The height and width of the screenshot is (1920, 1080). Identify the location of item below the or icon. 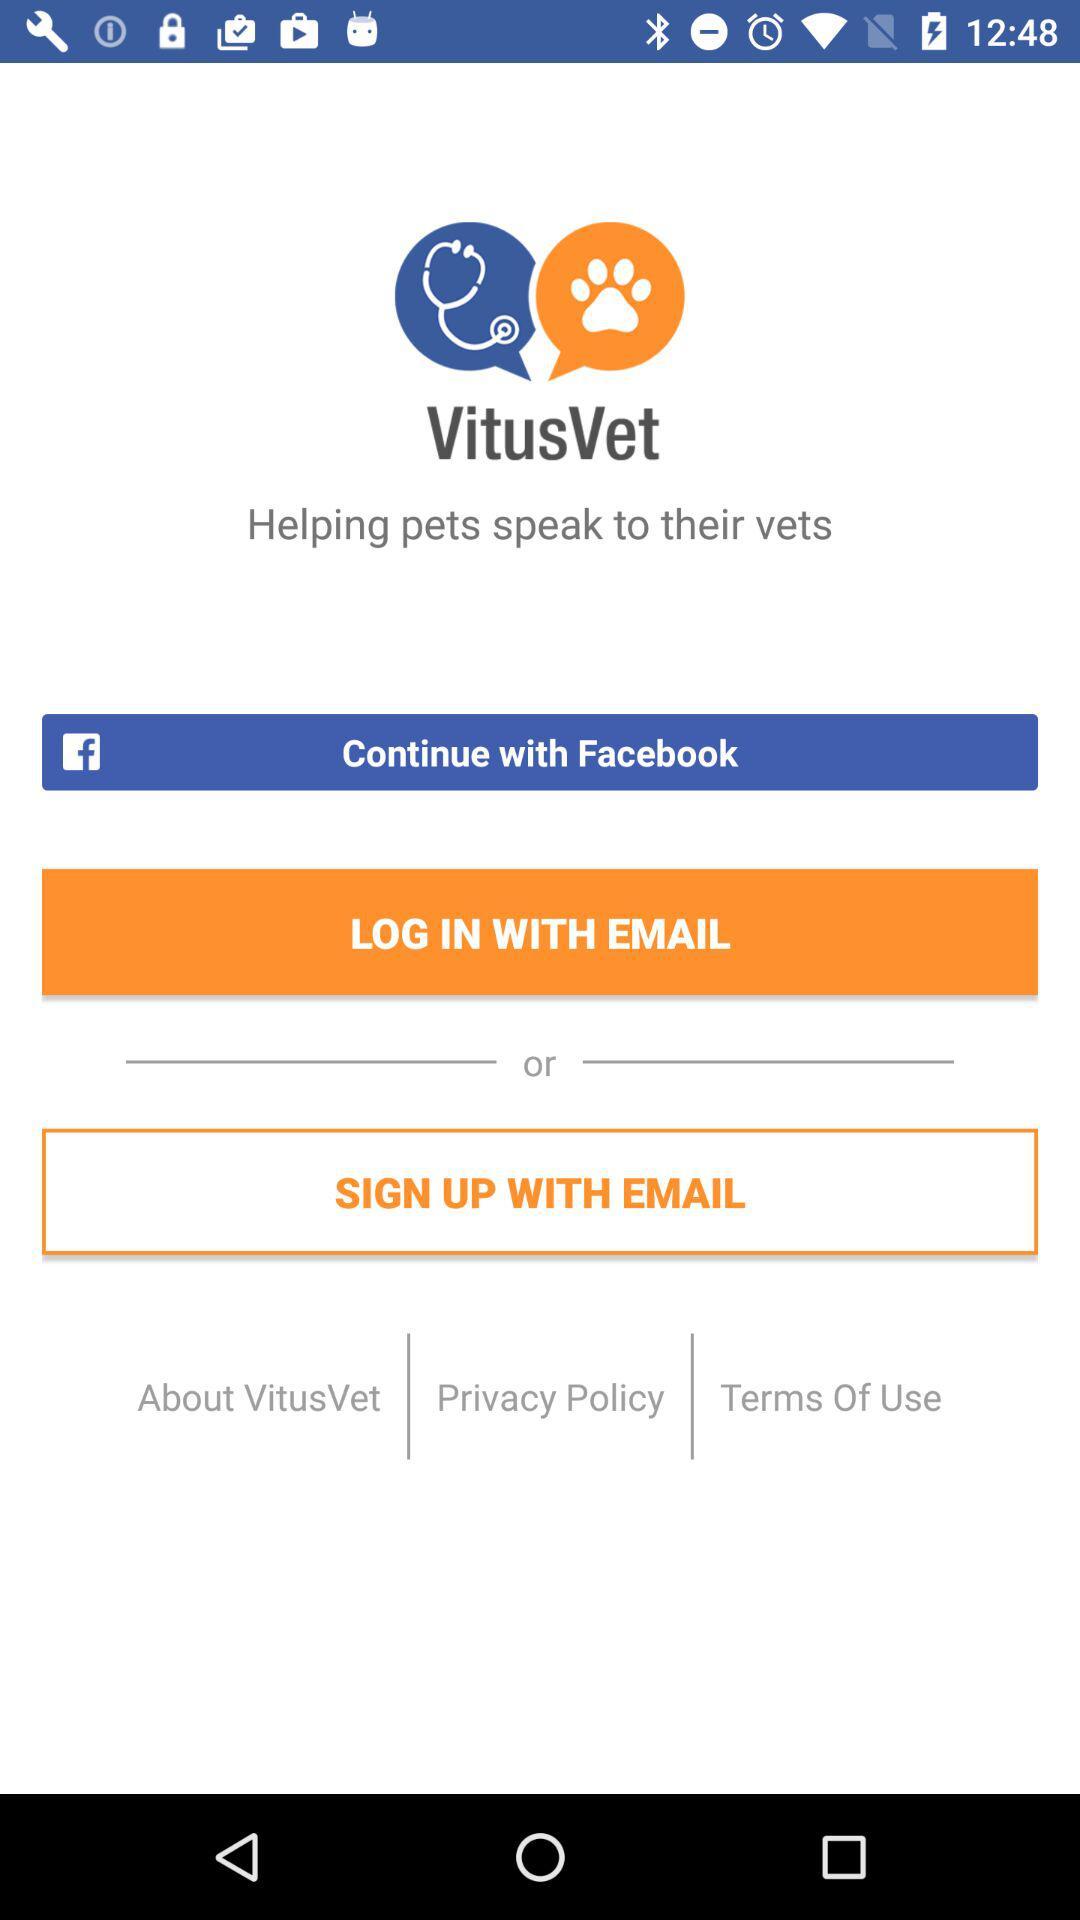
(540, 1191).